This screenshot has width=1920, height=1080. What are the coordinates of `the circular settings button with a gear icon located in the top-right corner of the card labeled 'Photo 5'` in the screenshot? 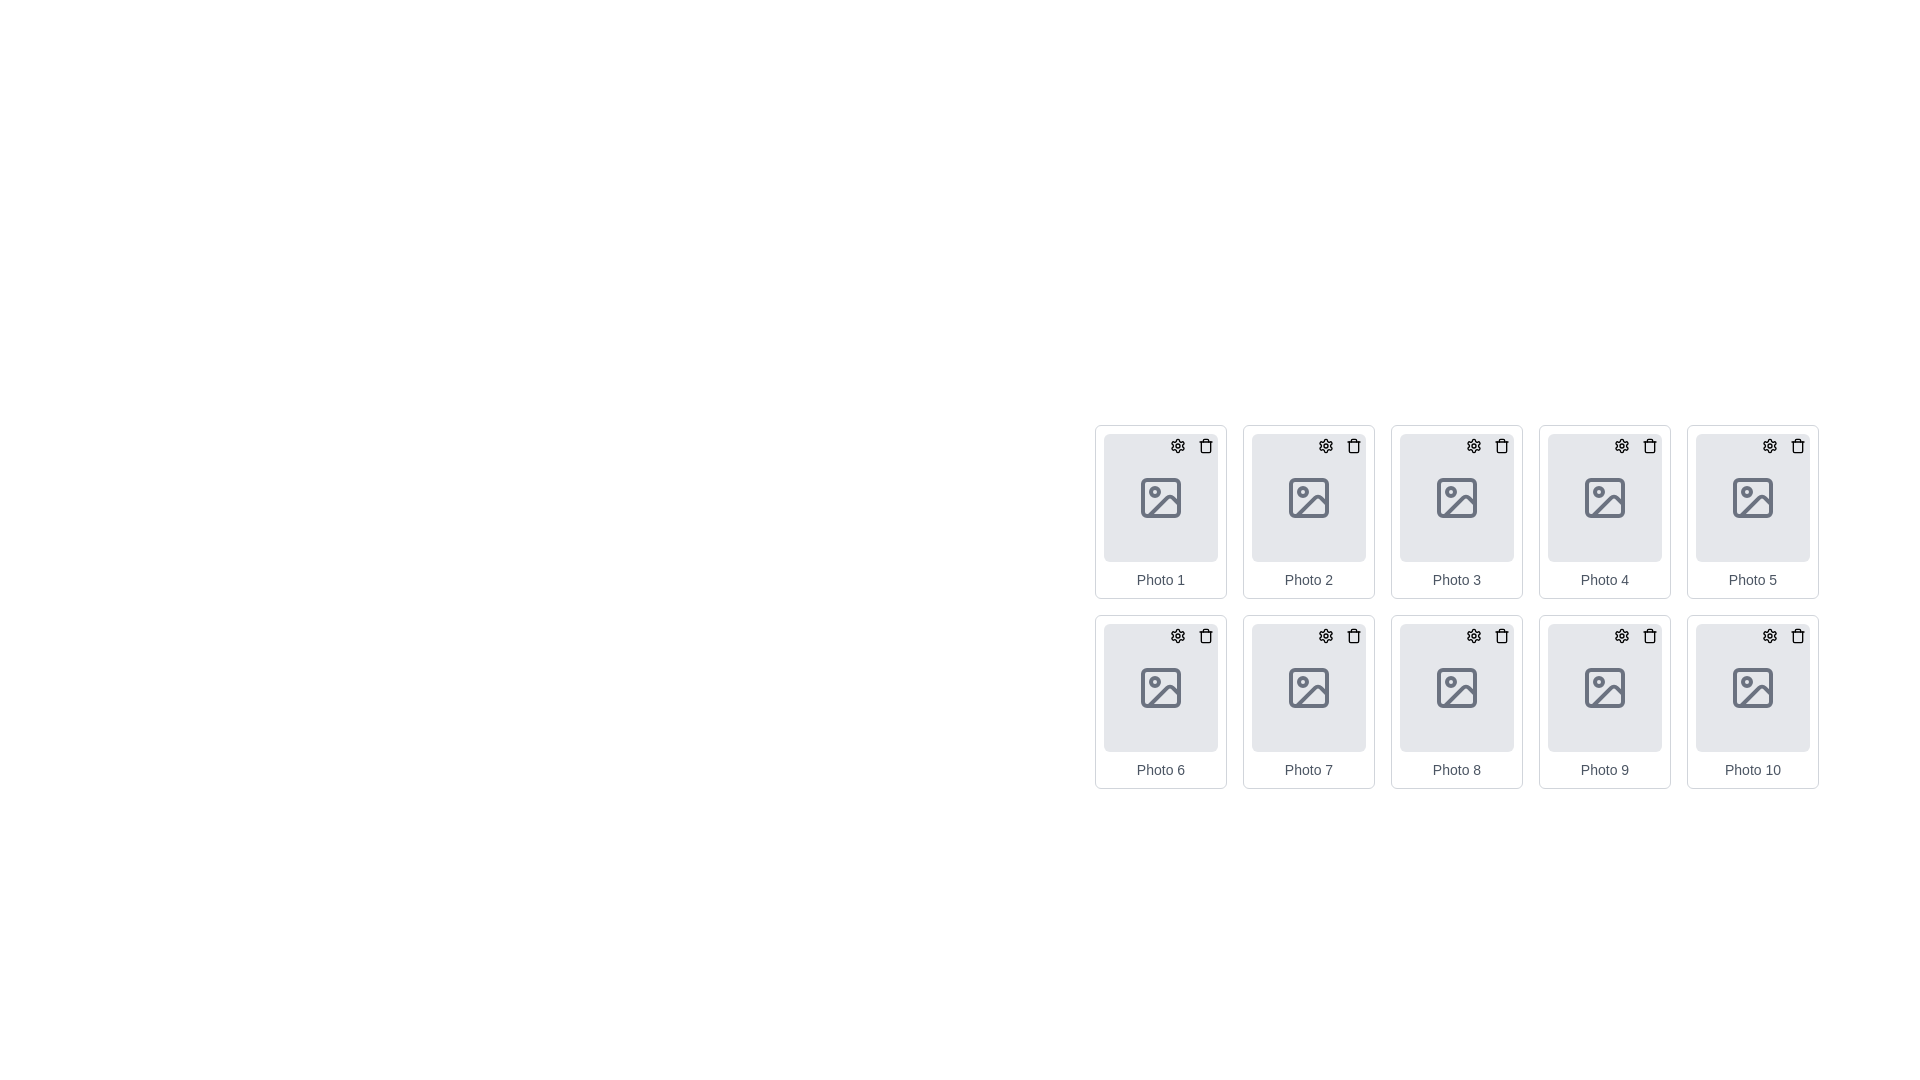 It's located at (1770, 445).